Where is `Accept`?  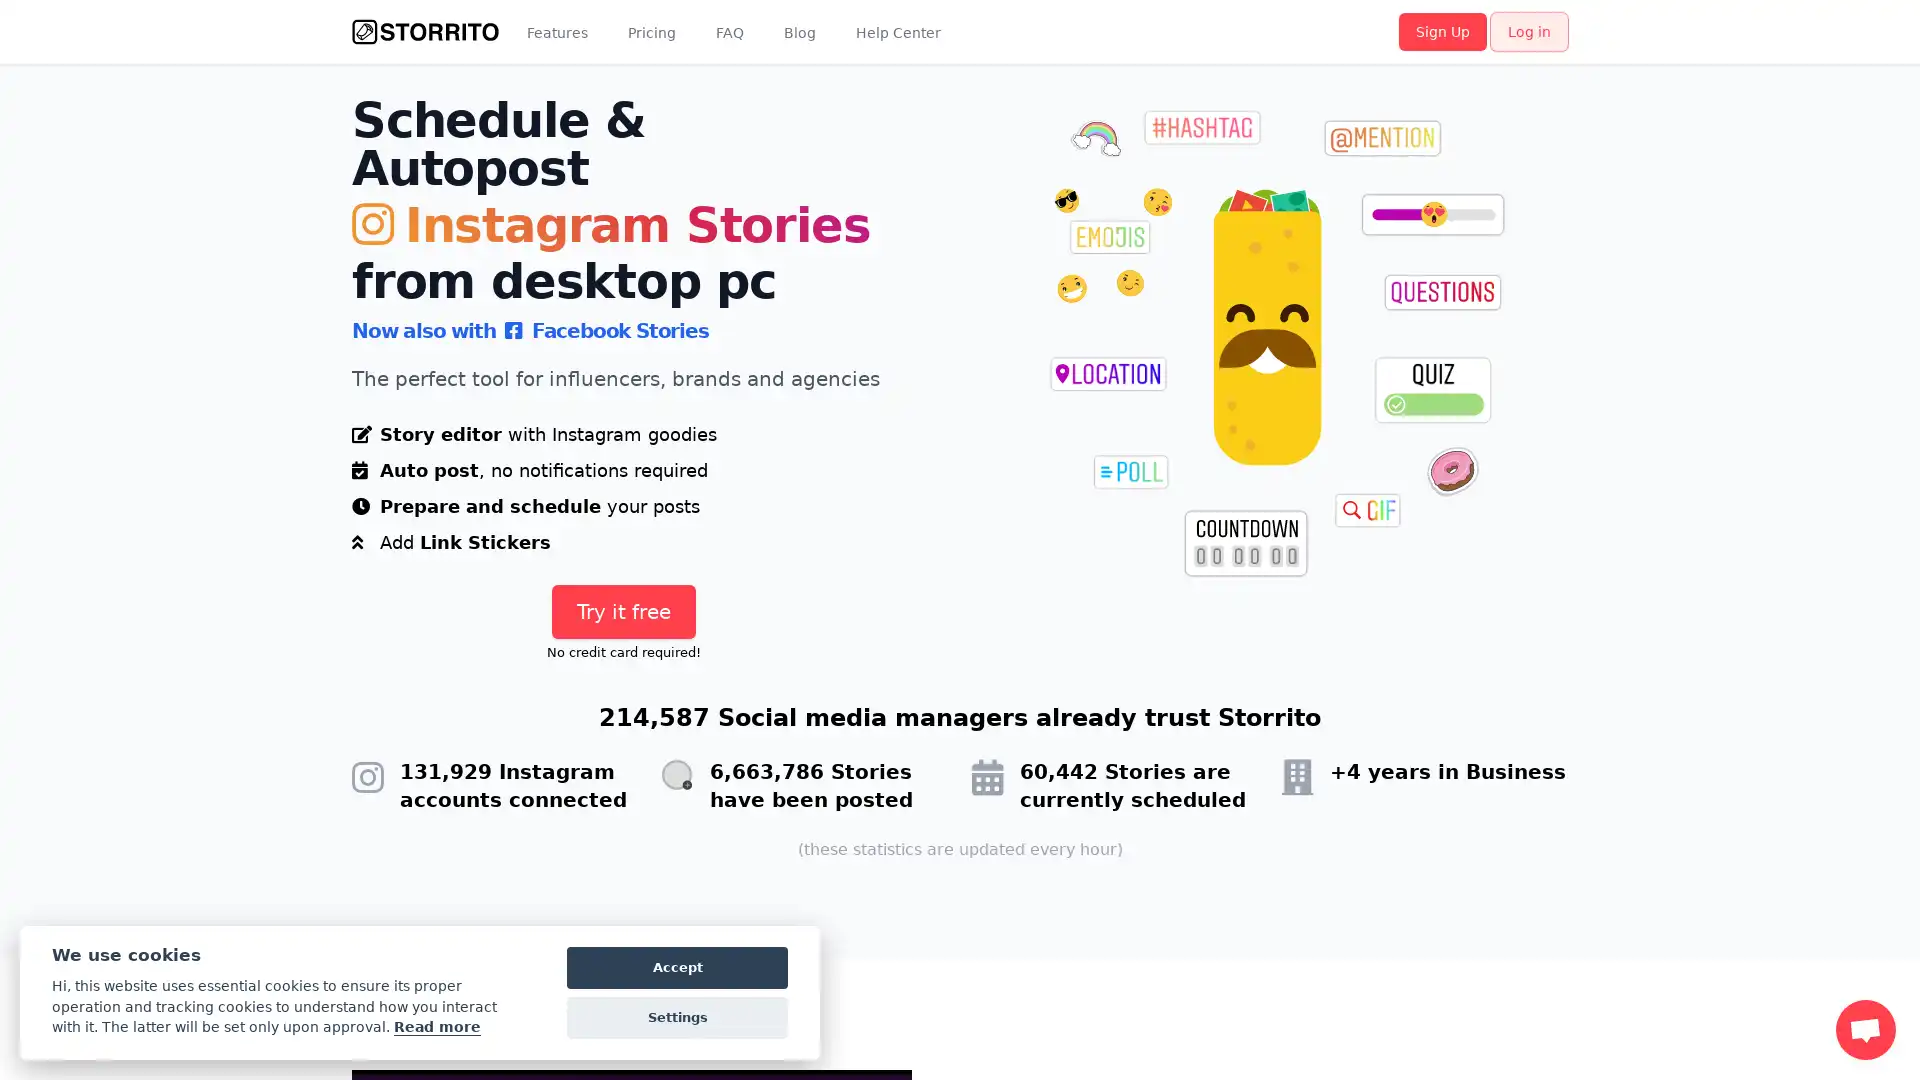
Accept is located at coordinates (677, 967).